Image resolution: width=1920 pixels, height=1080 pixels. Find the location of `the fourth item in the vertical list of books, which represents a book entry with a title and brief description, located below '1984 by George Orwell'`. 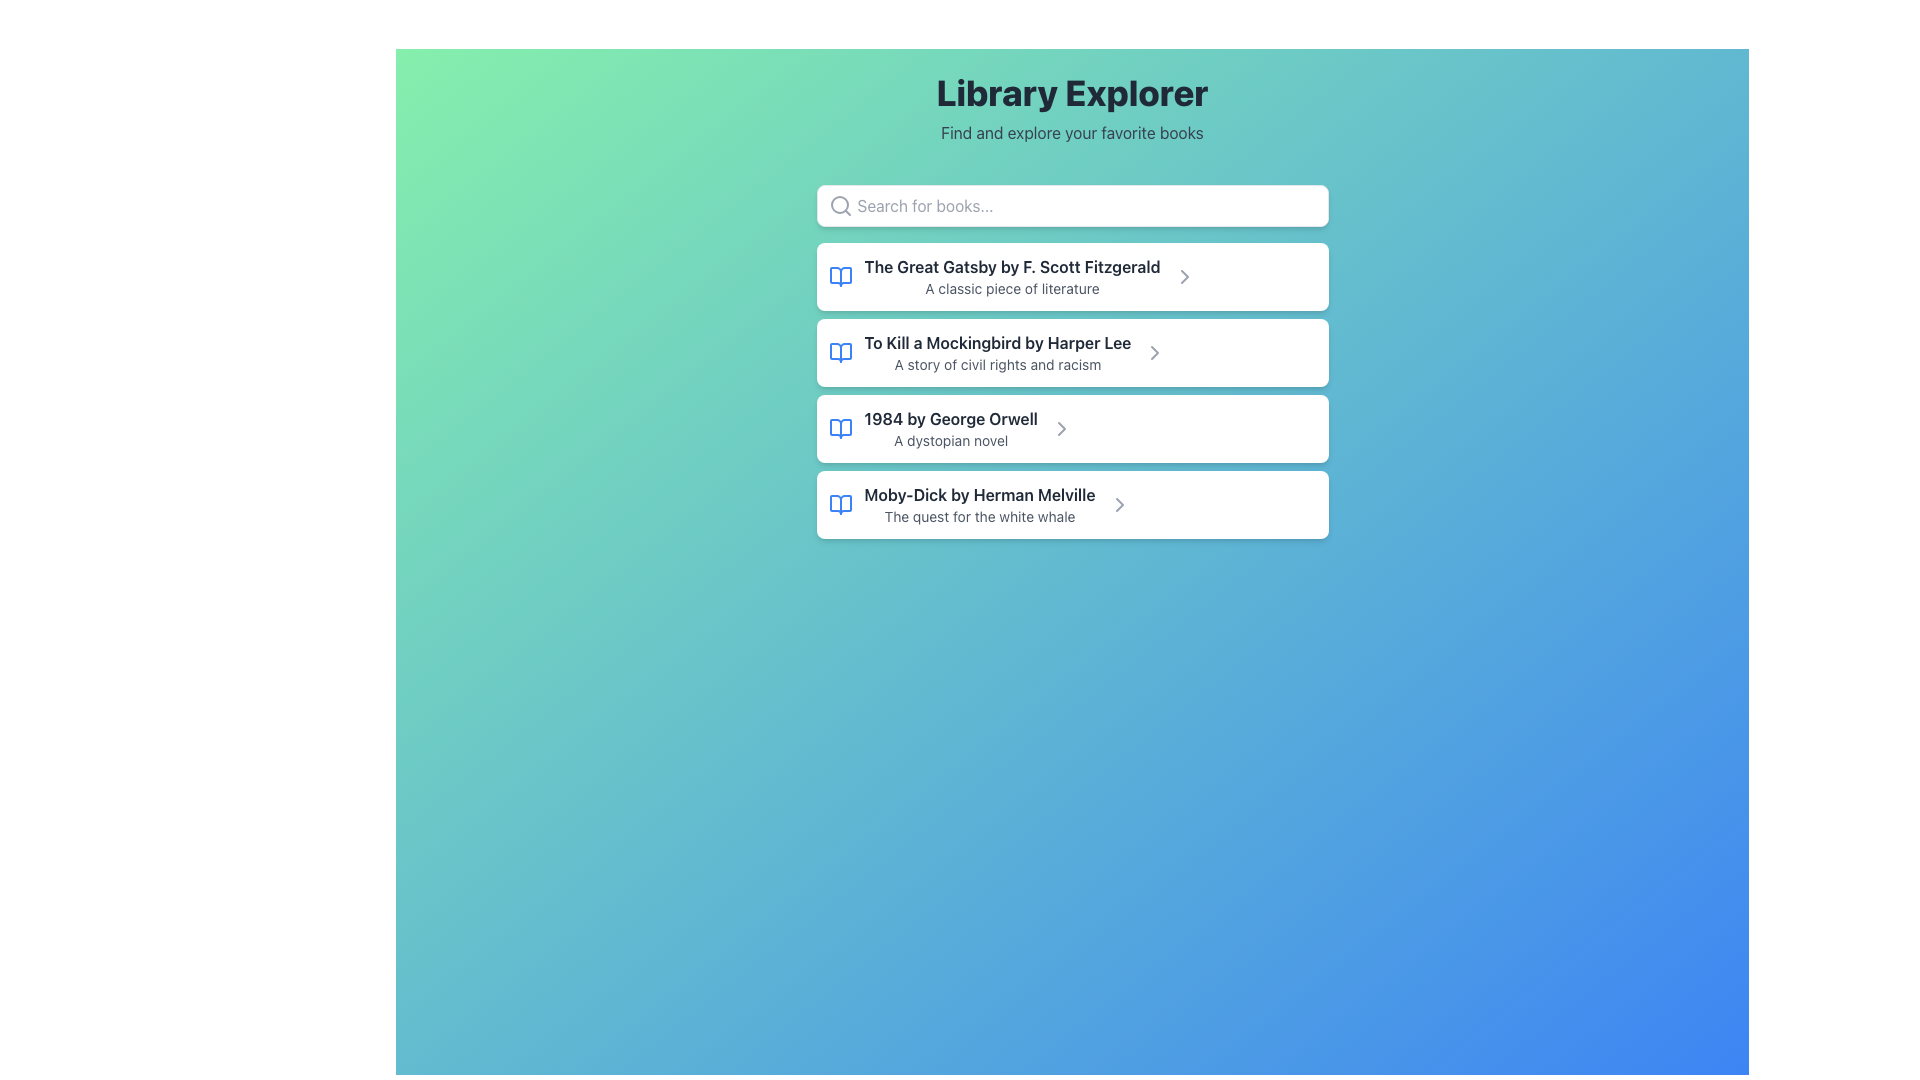

the fourth item in the vertical list of books, which represents a book entry with a title and brief description, located below '1984 by George Orwell' is located at coordinates (979, 504).